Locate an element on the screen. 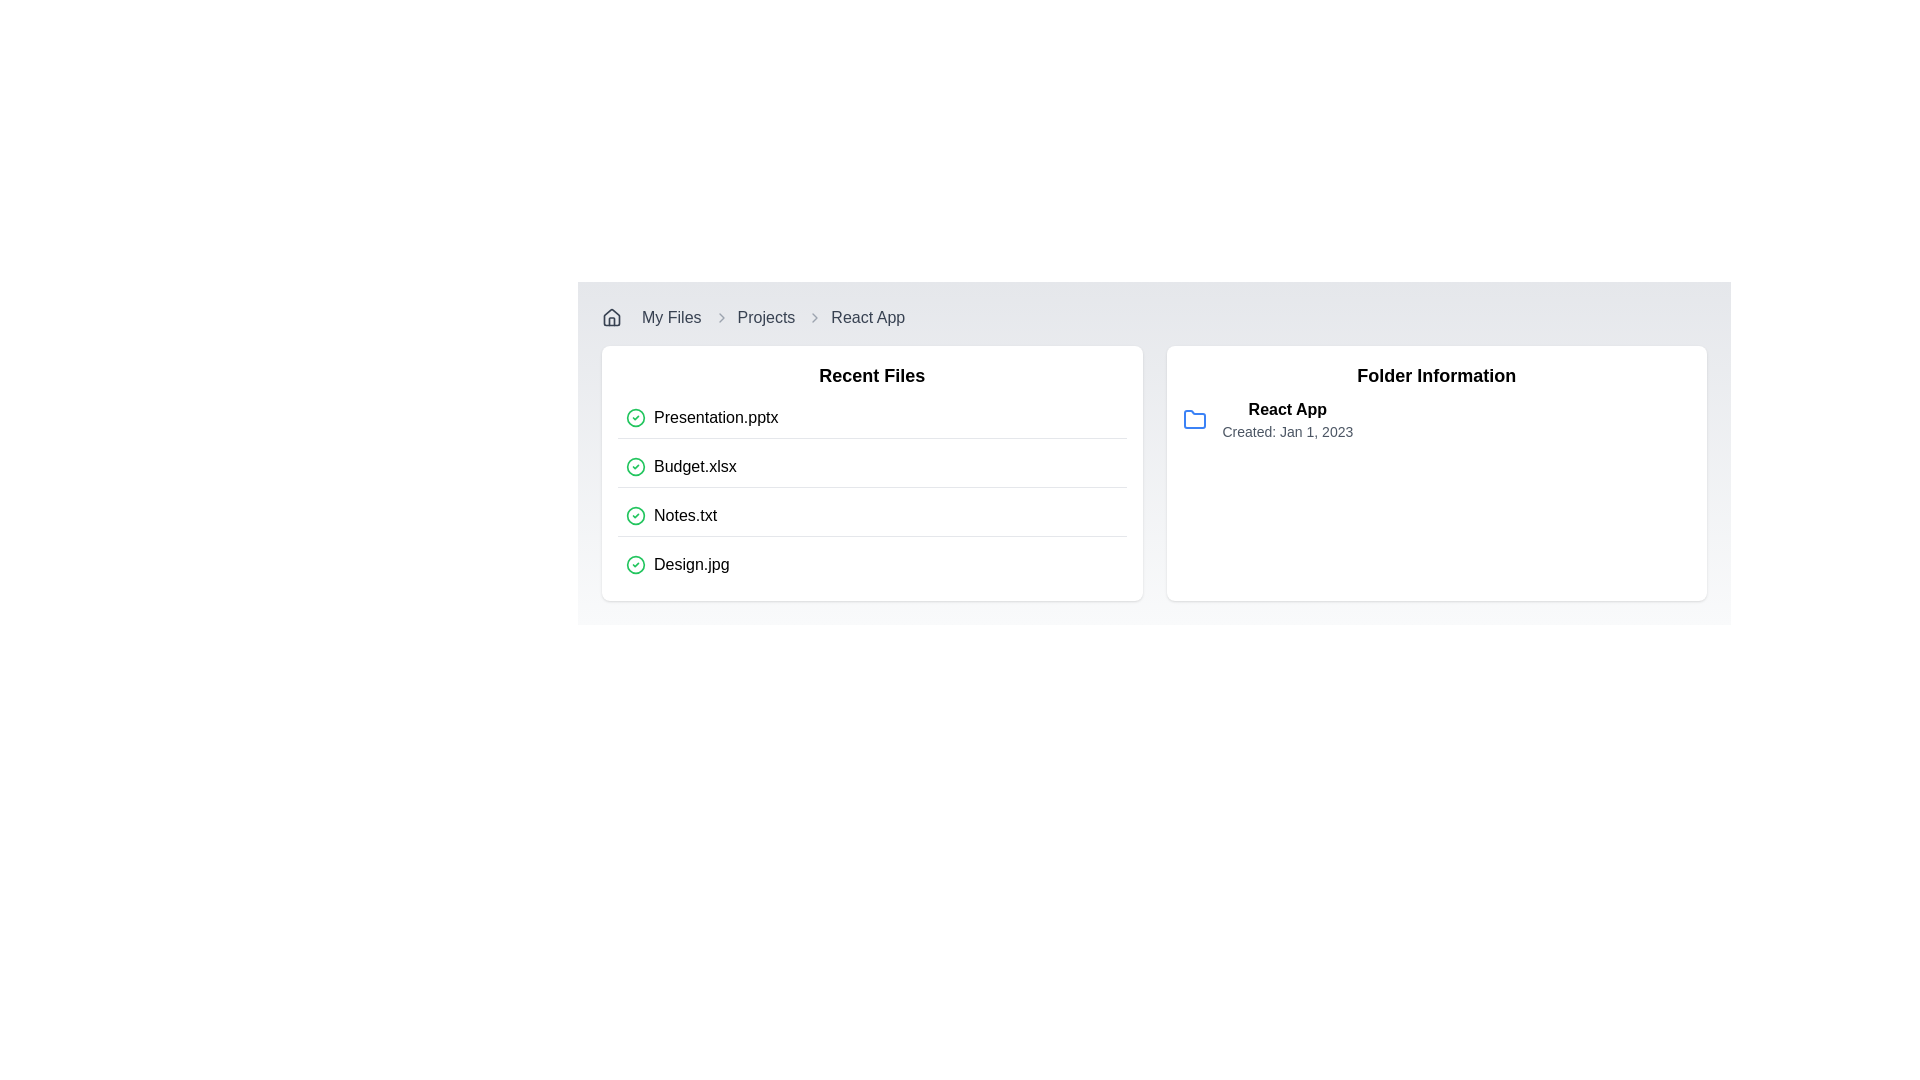  the 'React App' navigation link located is located at coordinates (856, 316).